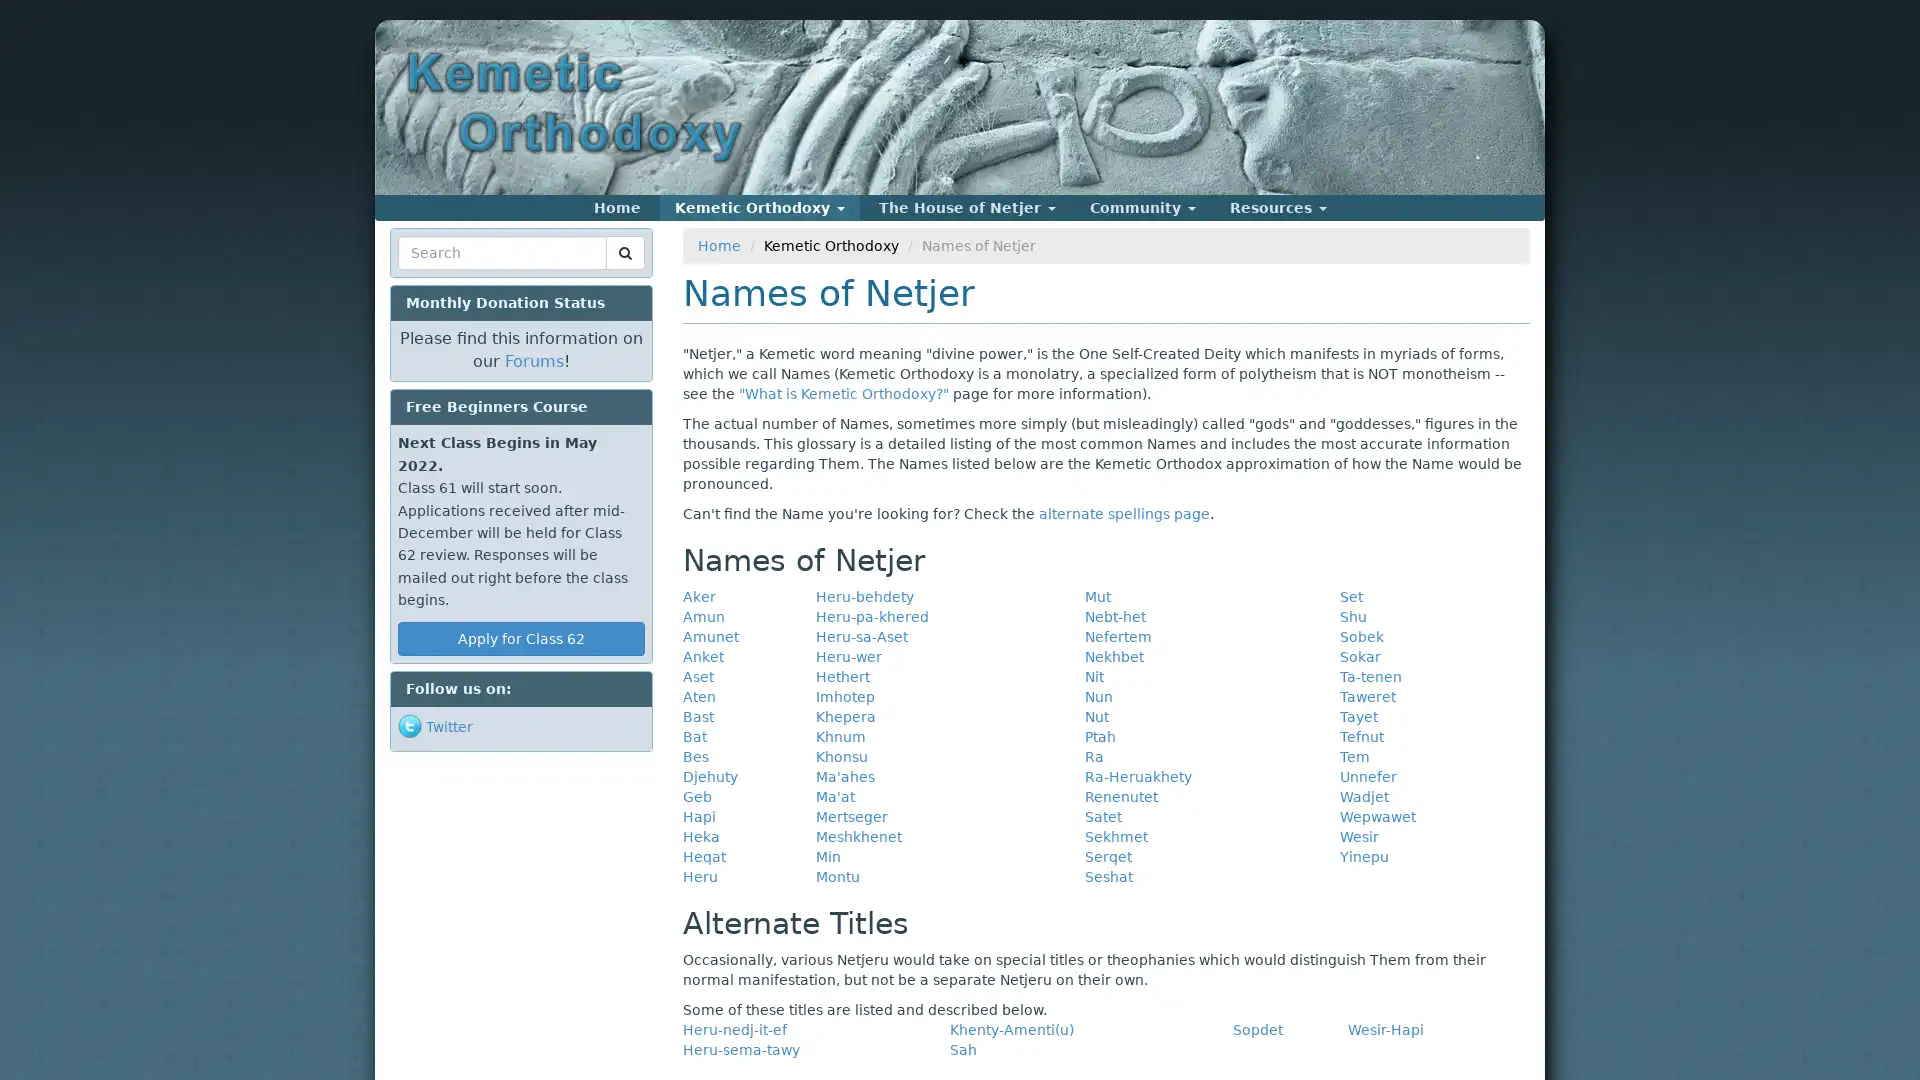 This screenshot has width=1920, height=1080. What do you see at coordinates (435, 277) in the screenshot?
I see `Search` at bounding box center [435, 277].